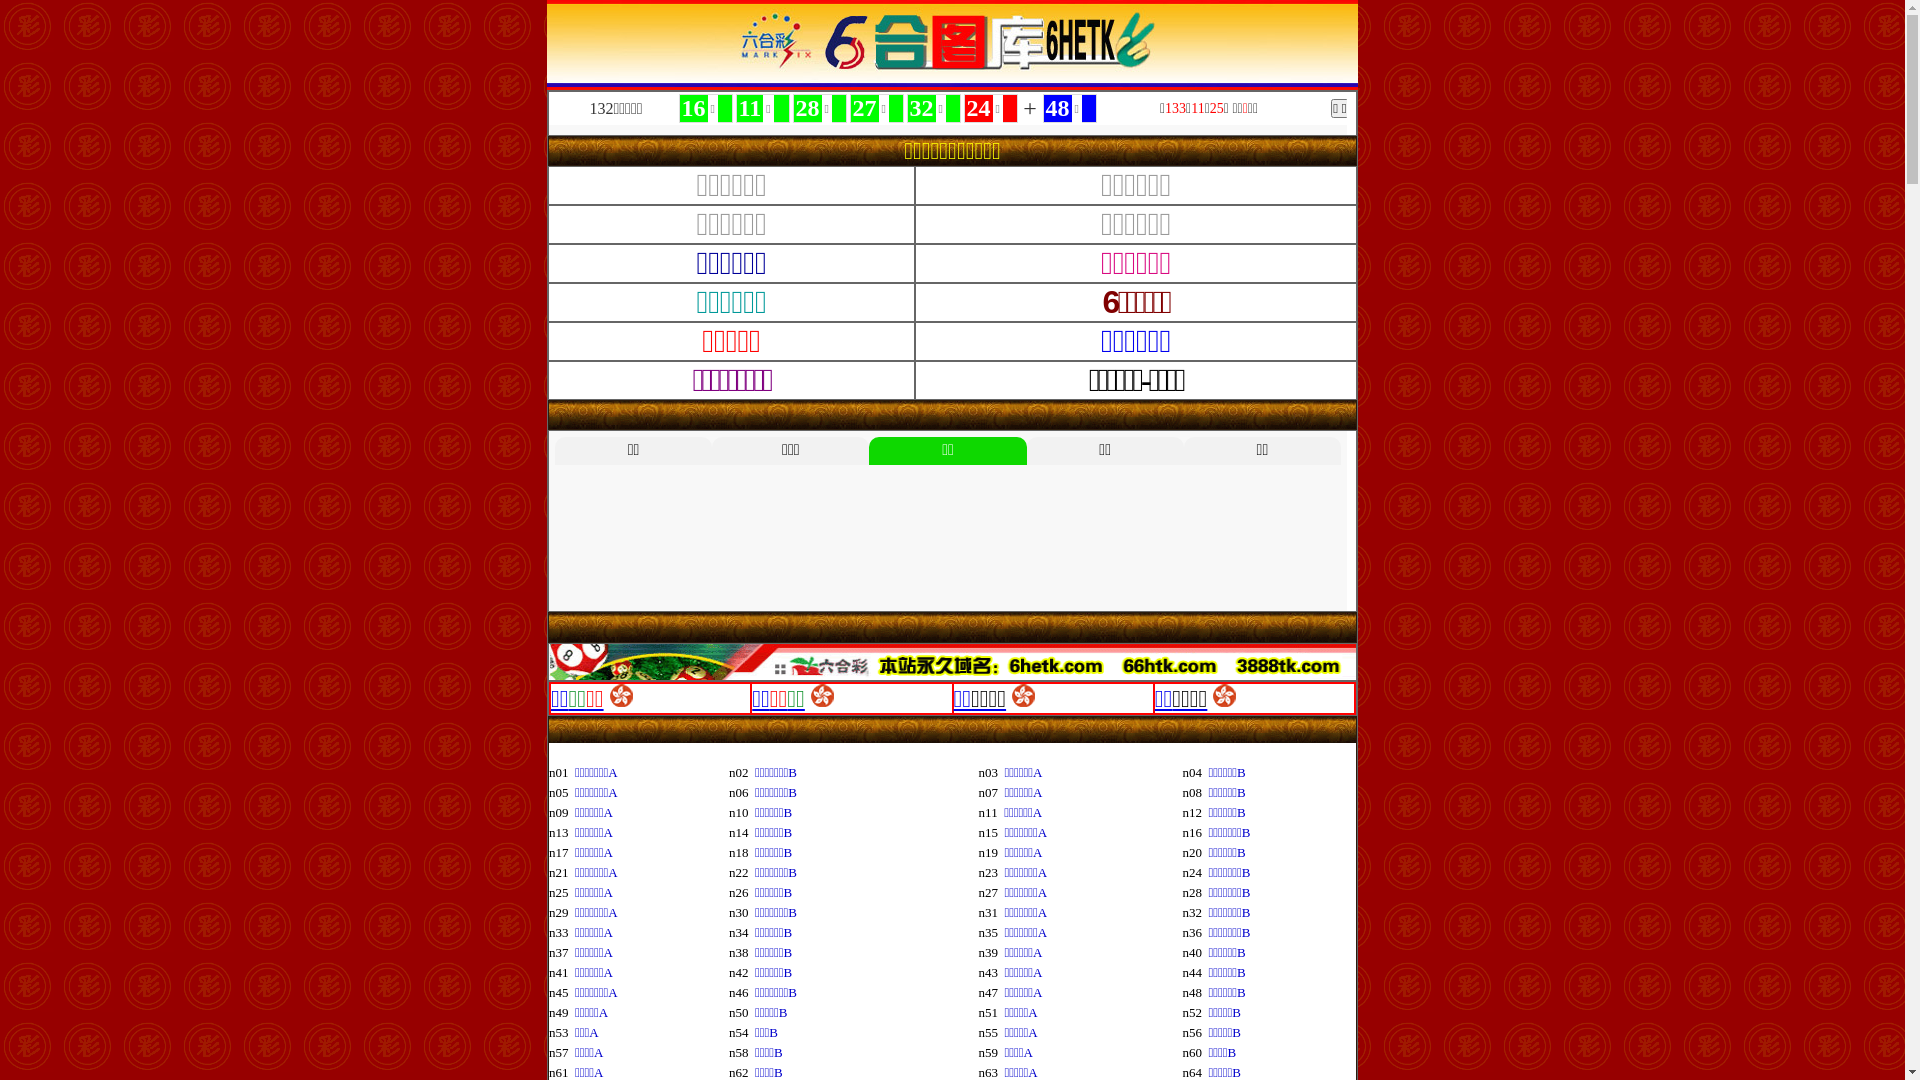 This screenshot has width=1920, height=1080. Describe the element at coordinates (741, 891) in the screenshot. I see `'n26 '` at that location.